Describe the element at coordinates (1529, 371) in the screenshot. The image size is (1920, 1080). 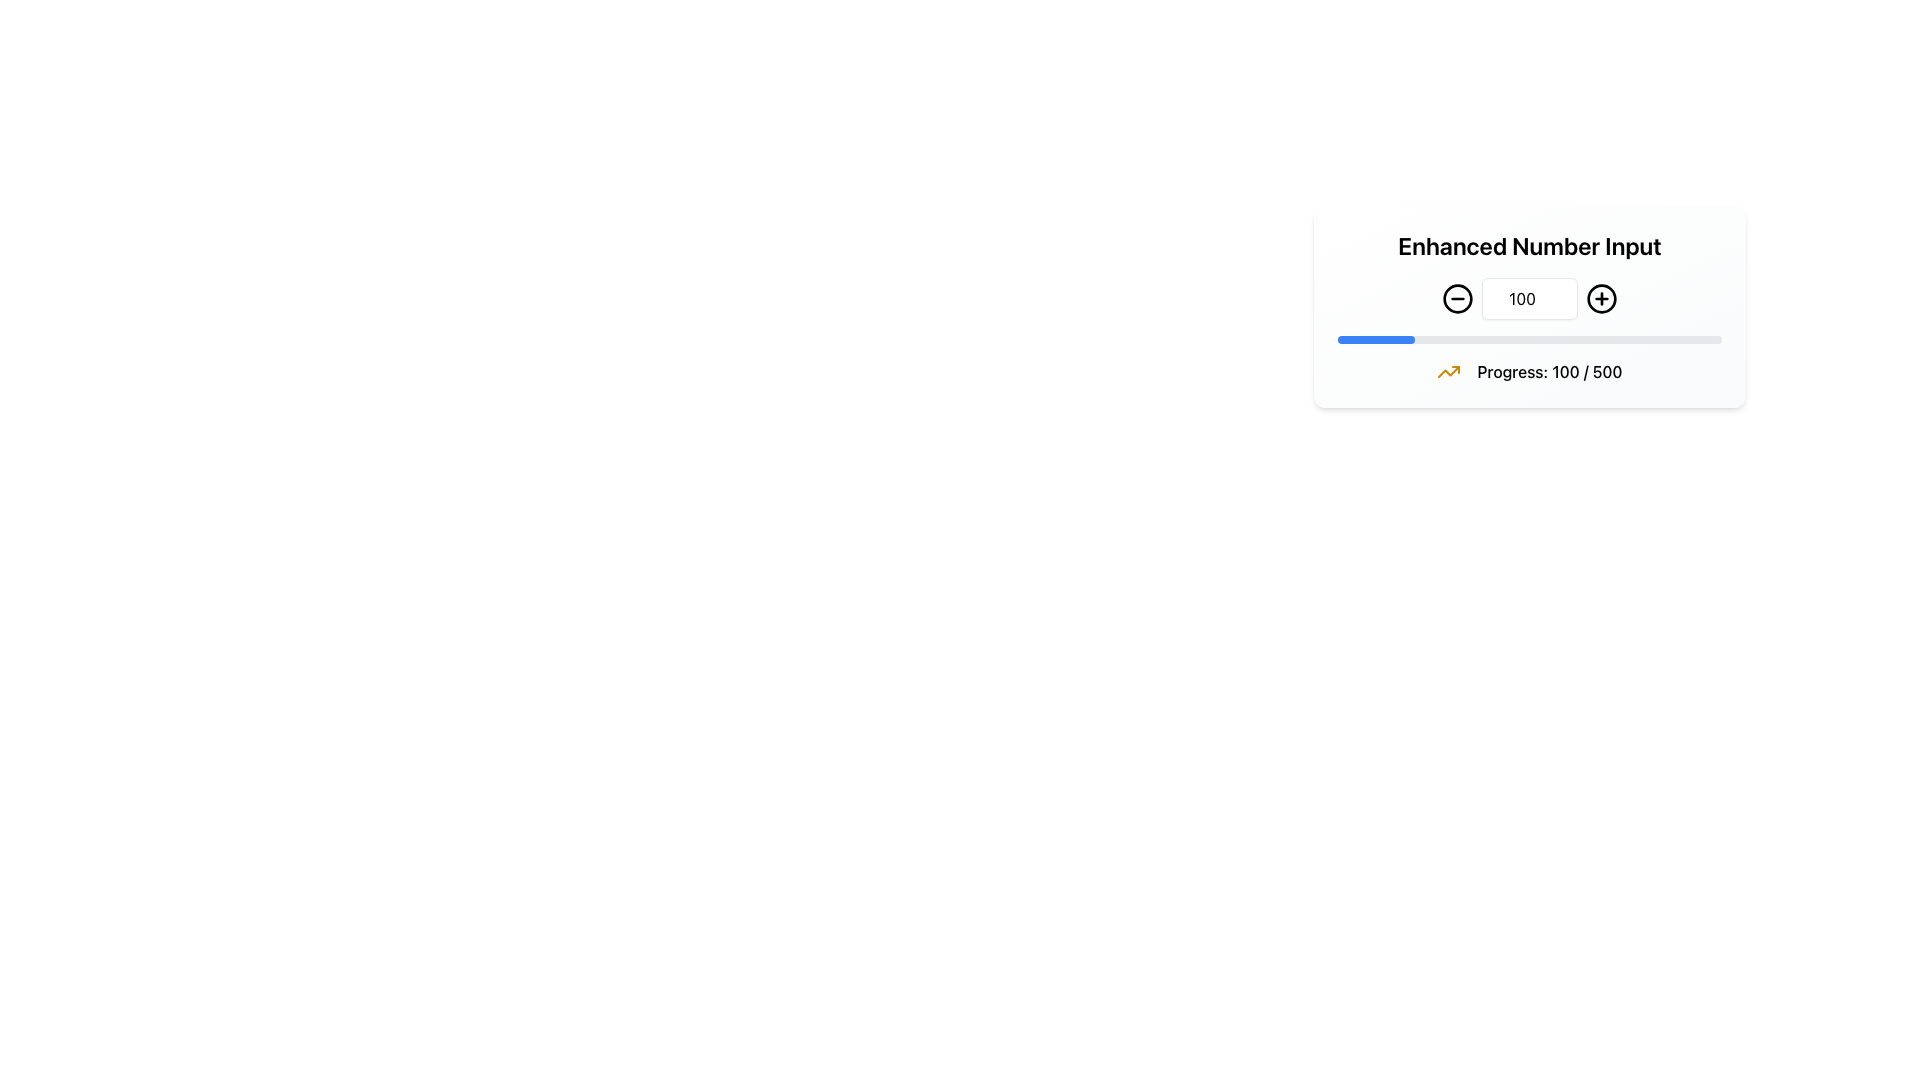
I see `progress information displayed in the element showing 'Progress: 100 / 500' with an upward arrow icon` at that location.